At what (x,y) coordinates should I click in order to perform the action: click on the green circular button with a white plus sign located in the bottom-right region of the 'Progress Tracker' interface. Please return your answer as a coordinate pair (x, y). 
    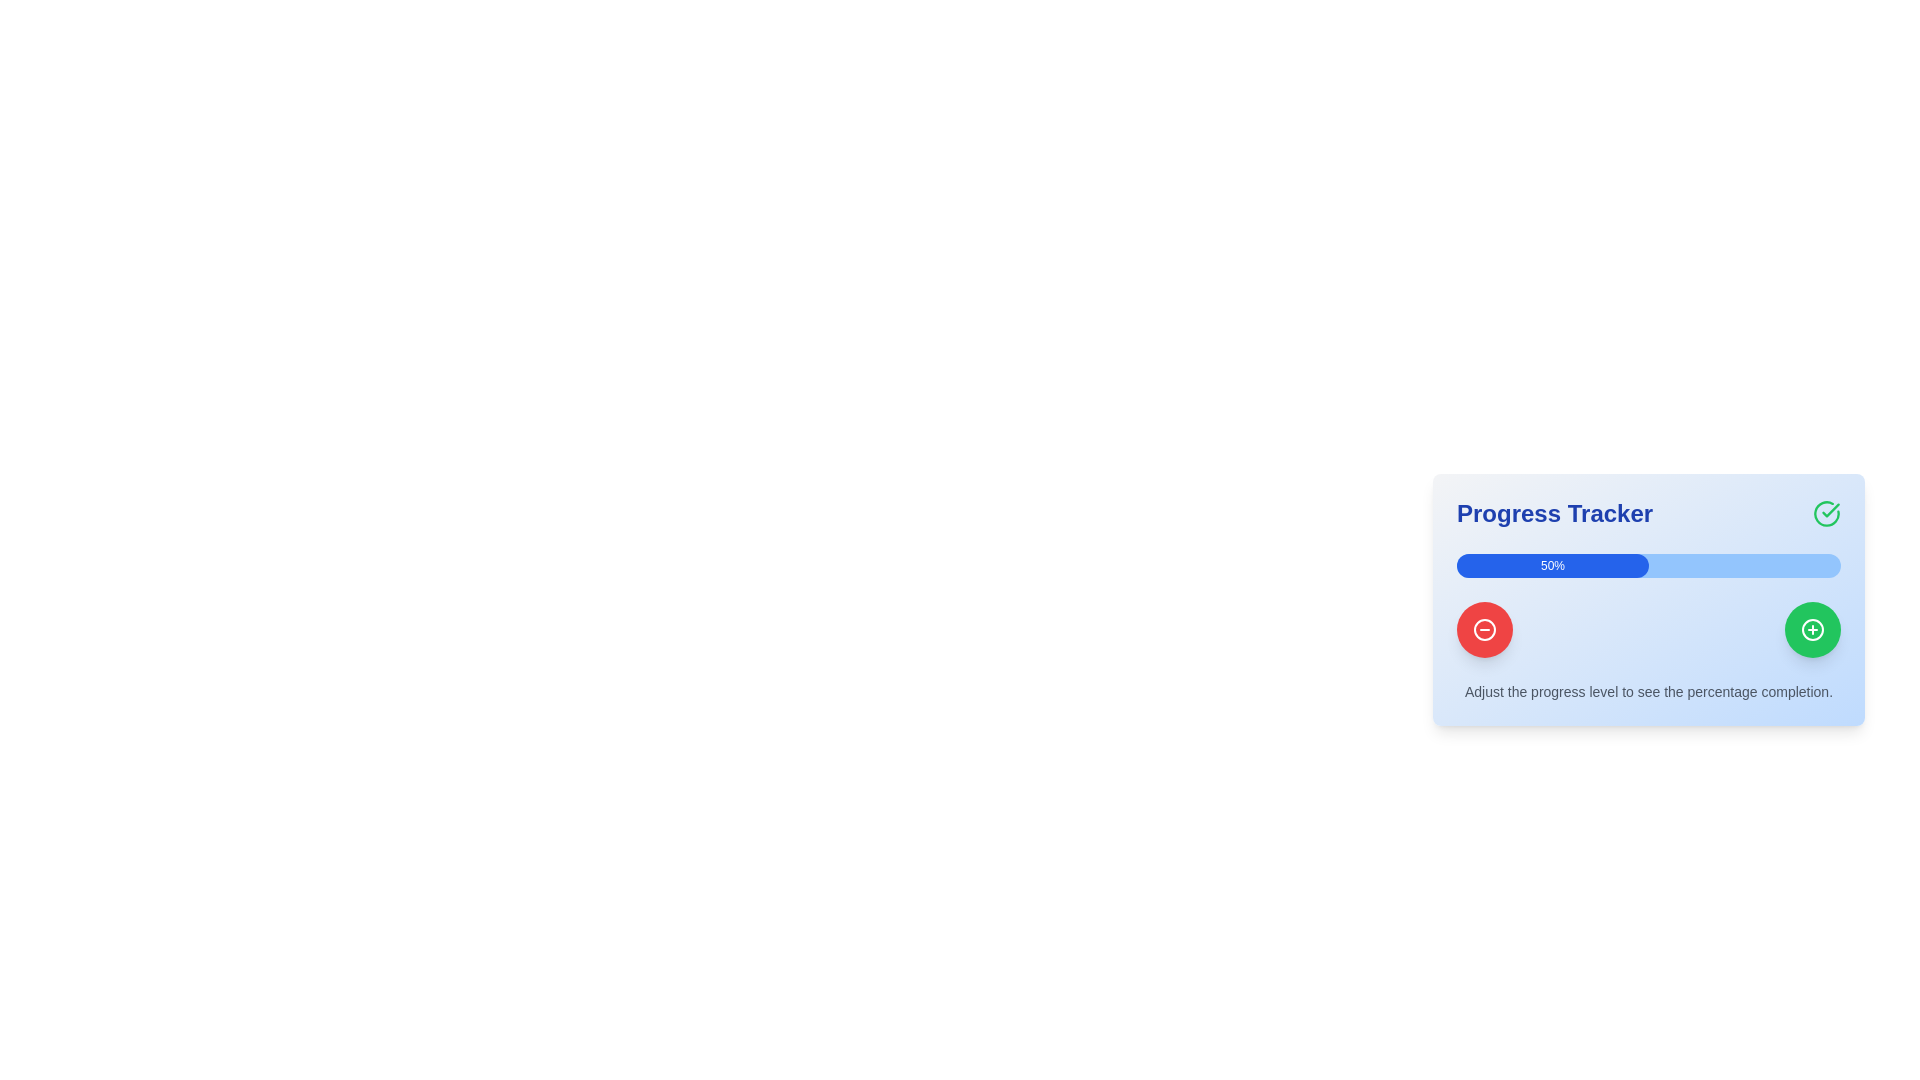
    Looking at the image, I should click on (1813, 628).